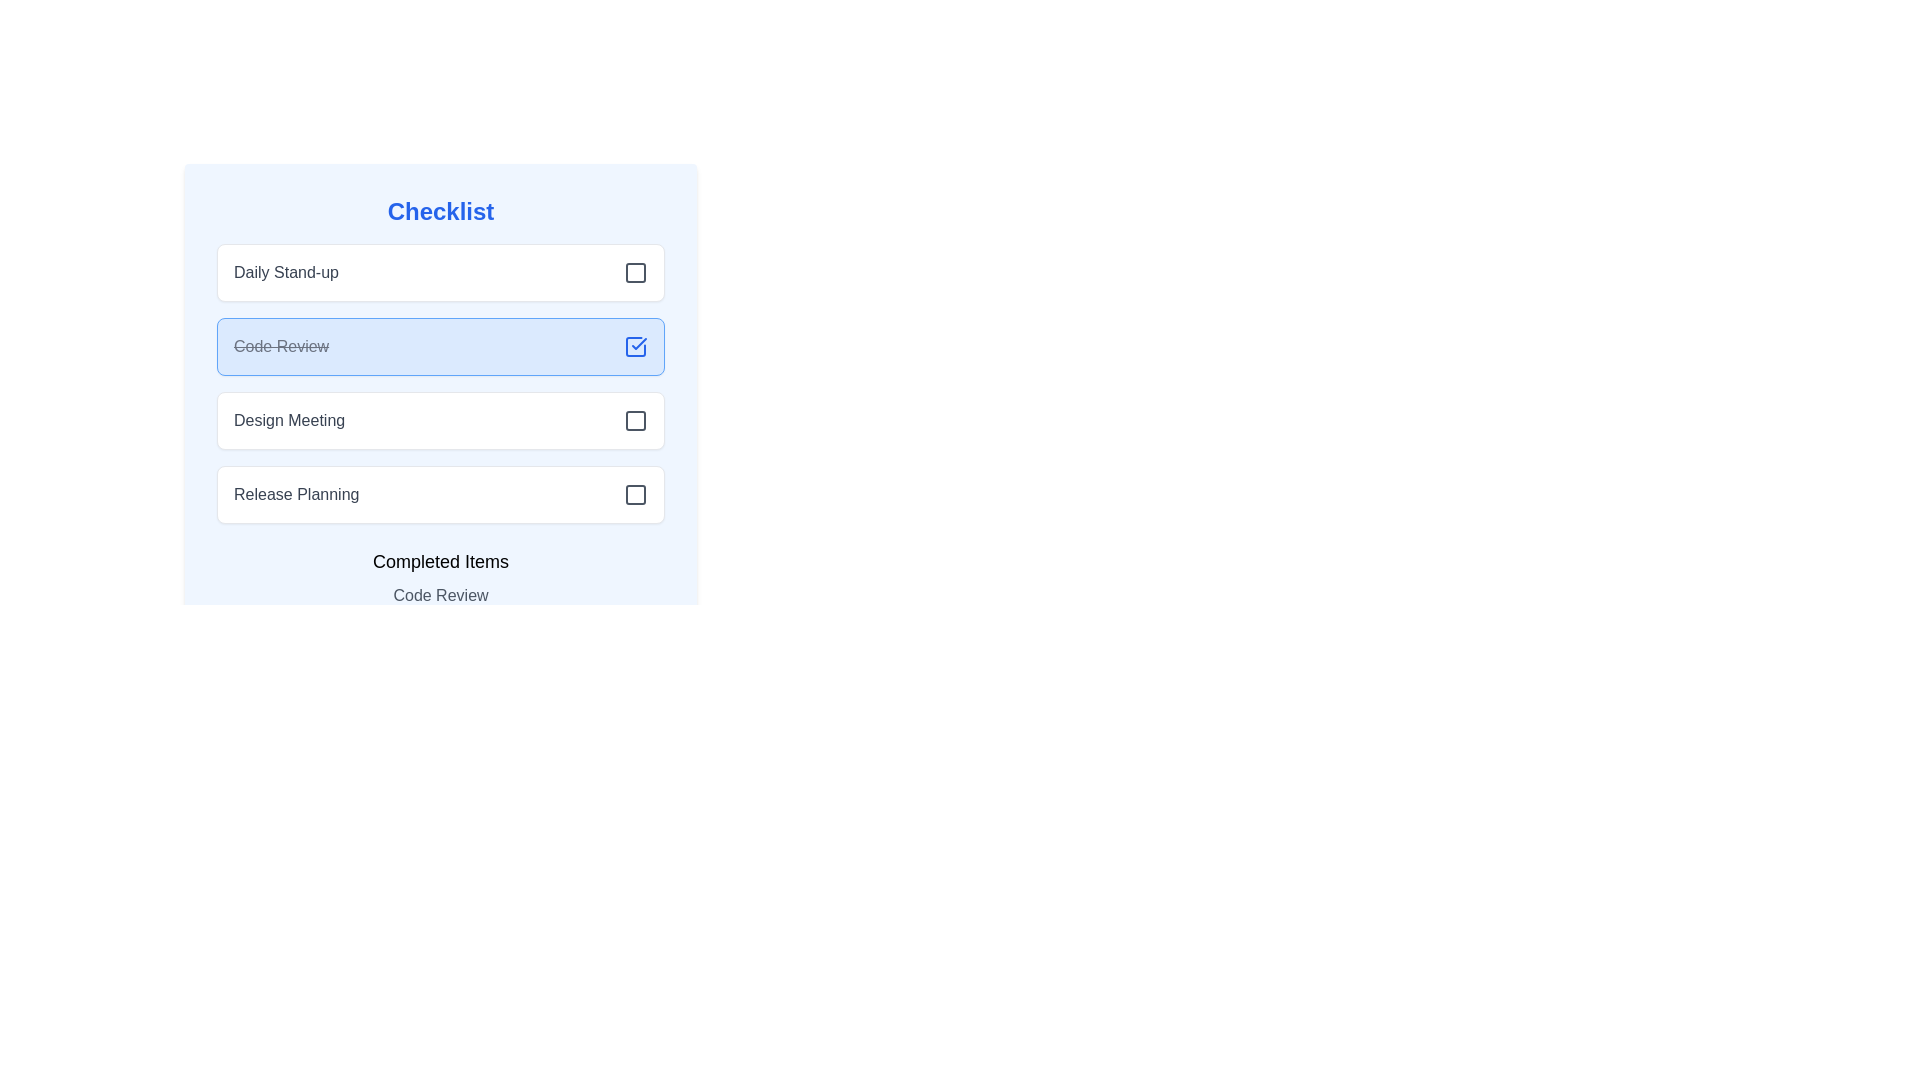 The height and width of the screenshot is (1080, 1920). Describe the element at coordinates (634, 273) in the screenshot. I see `the empty checkbox at the end of the 'Daily Stand-up' task item` at that location.